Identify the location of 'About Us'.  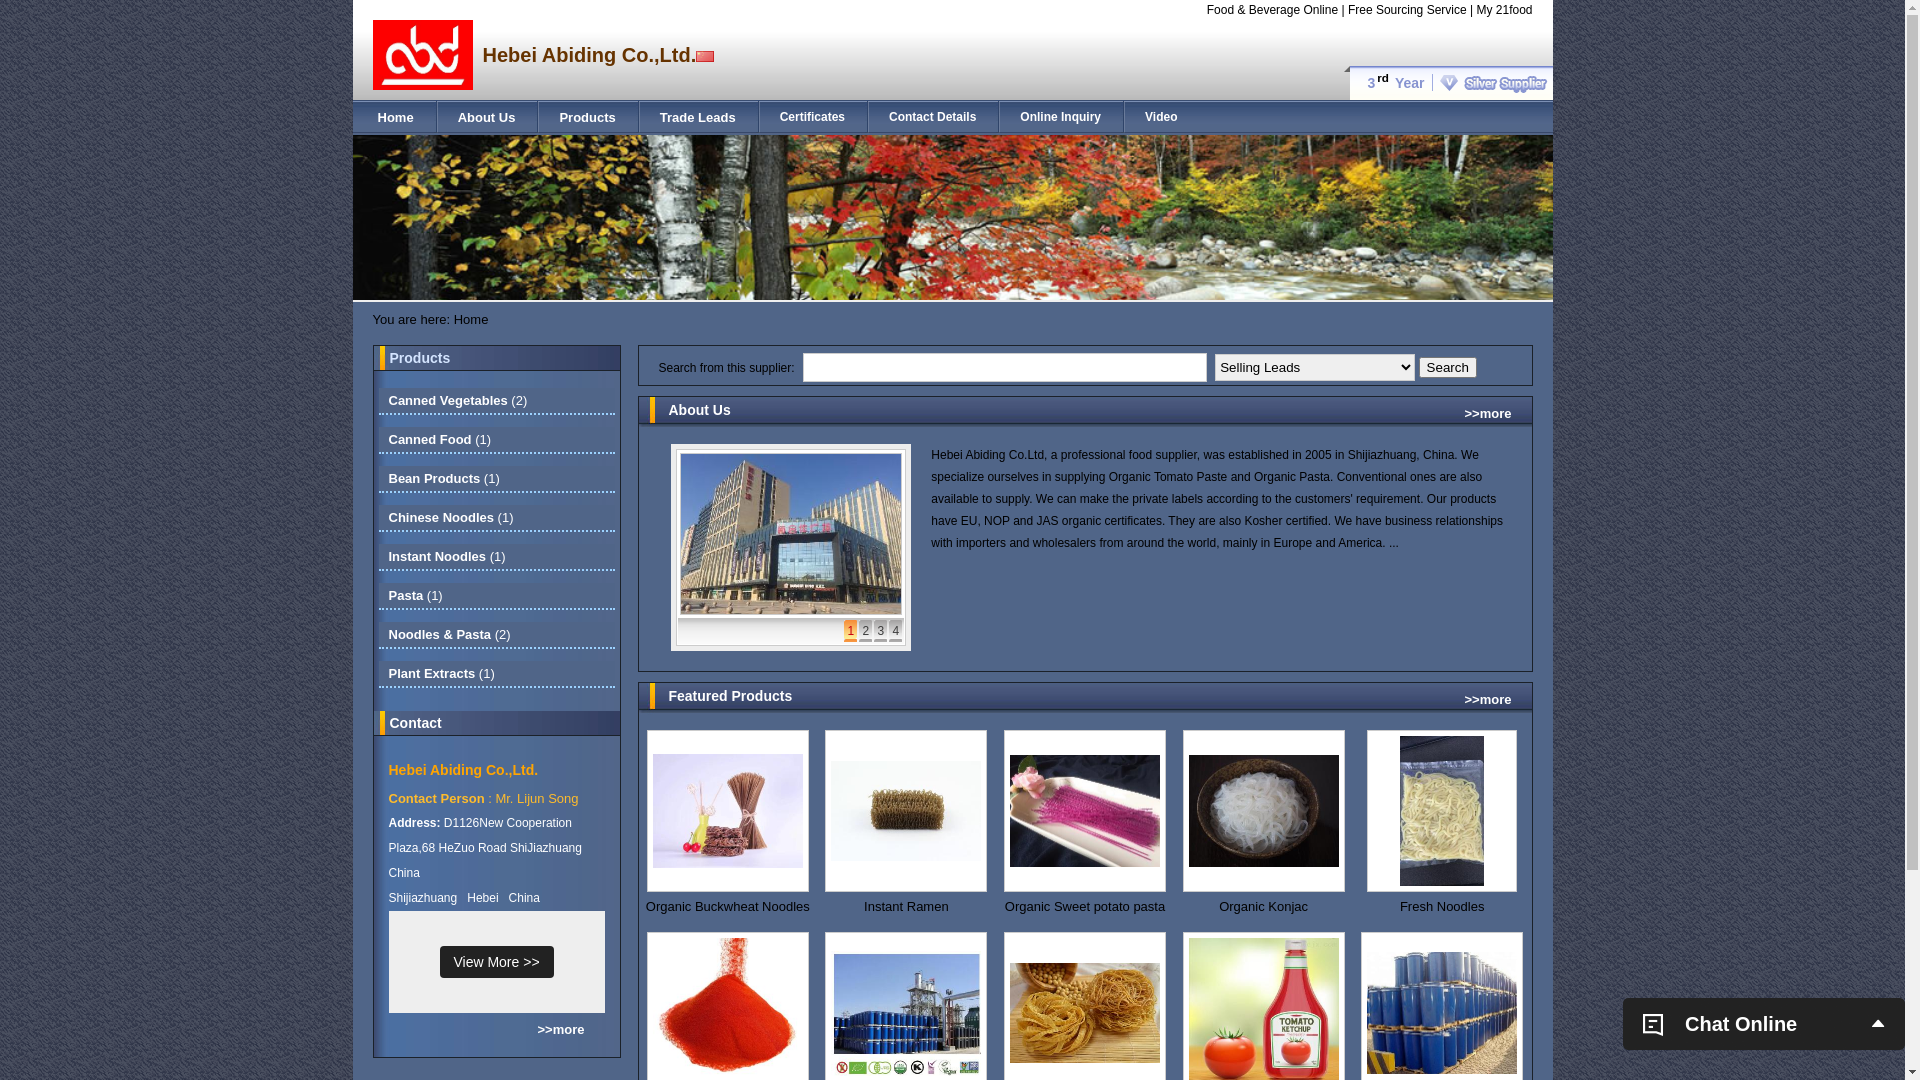
(486, 117).